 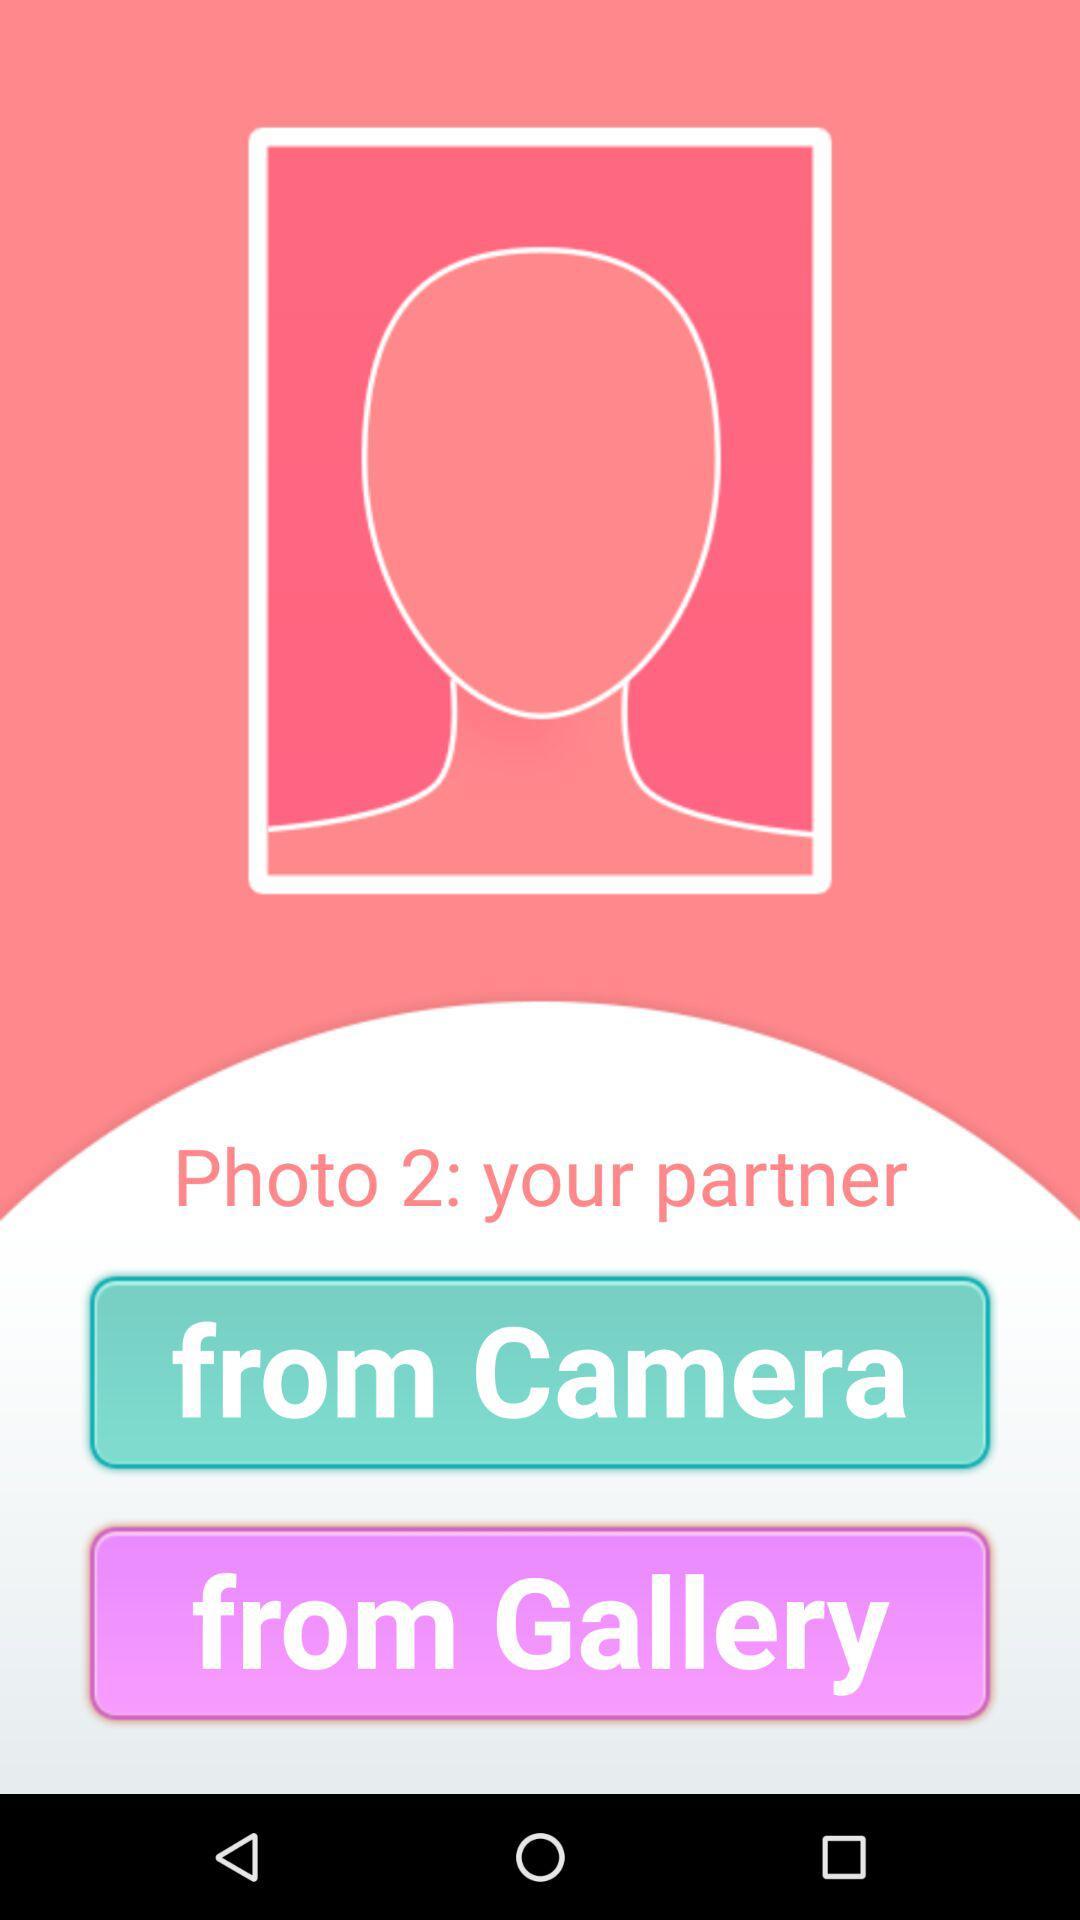 What do you see at coordinates (540, 1623) in the screenshot?
I see `the from gallery item` at bounding box center [540, 1623].